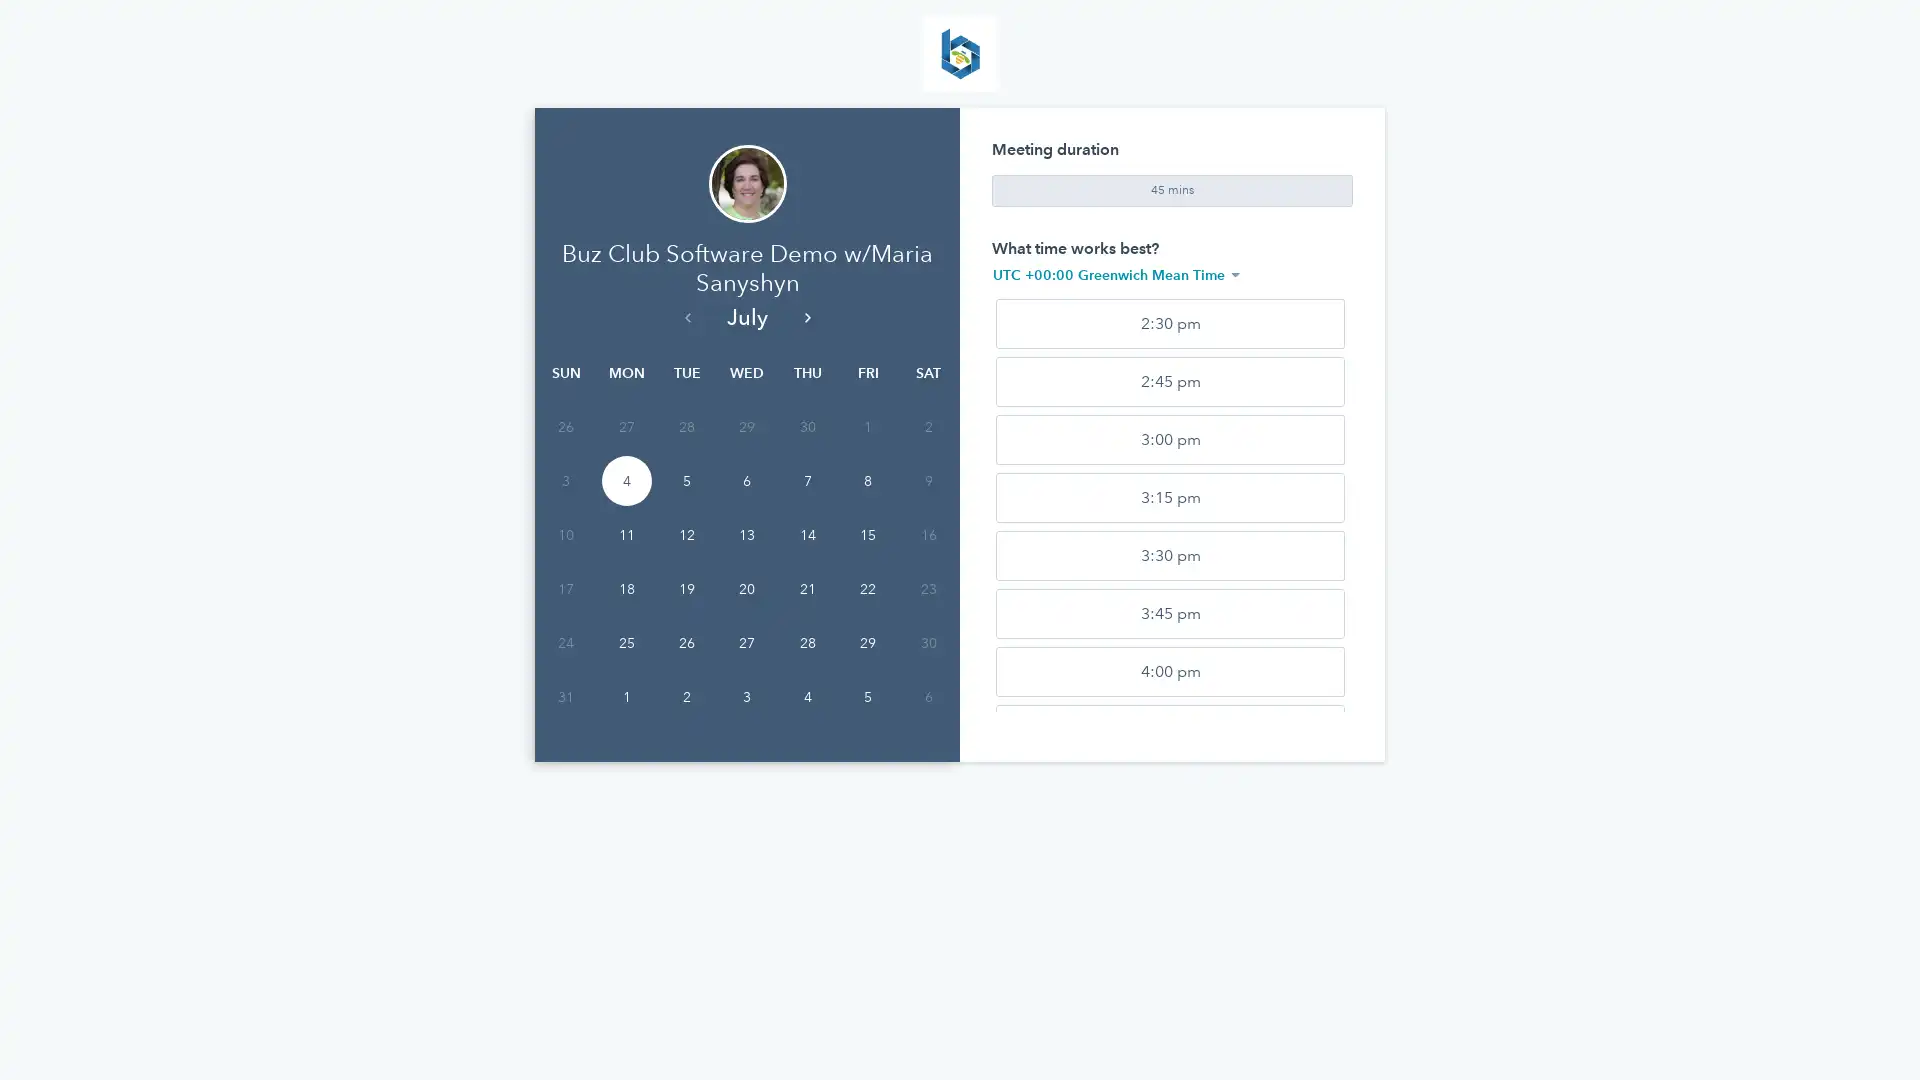 The width and height of the screenshot is (1920, 1080). What do you see at coordinates (686, 426) in the screenshot?
I see `June 28th` at bounding box center [686, 426].